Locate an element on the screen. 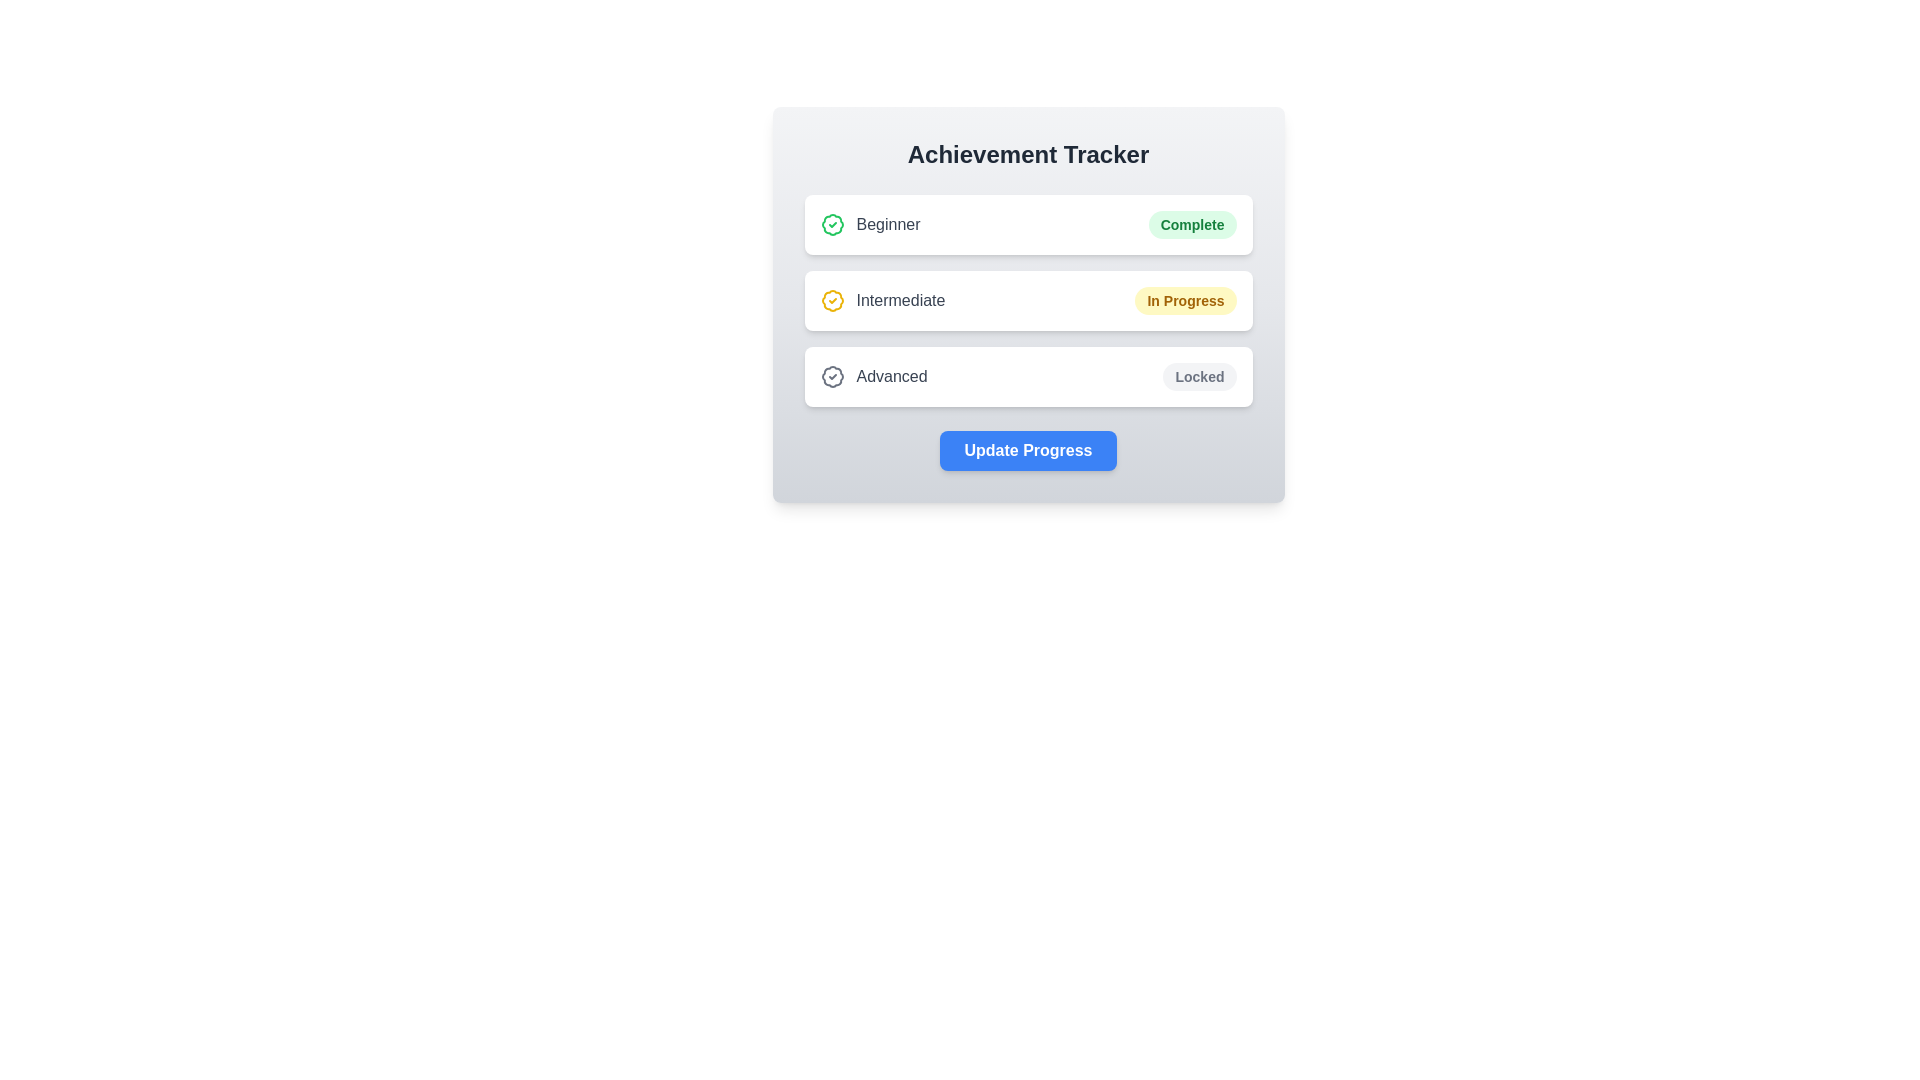 This screenshot has height=1080, width=1920. an individual progress status in the Progress tracker section, which contains three labeled rows with left-aligned labels and right-aligned status indicators is located at coordinates (1028, 300).